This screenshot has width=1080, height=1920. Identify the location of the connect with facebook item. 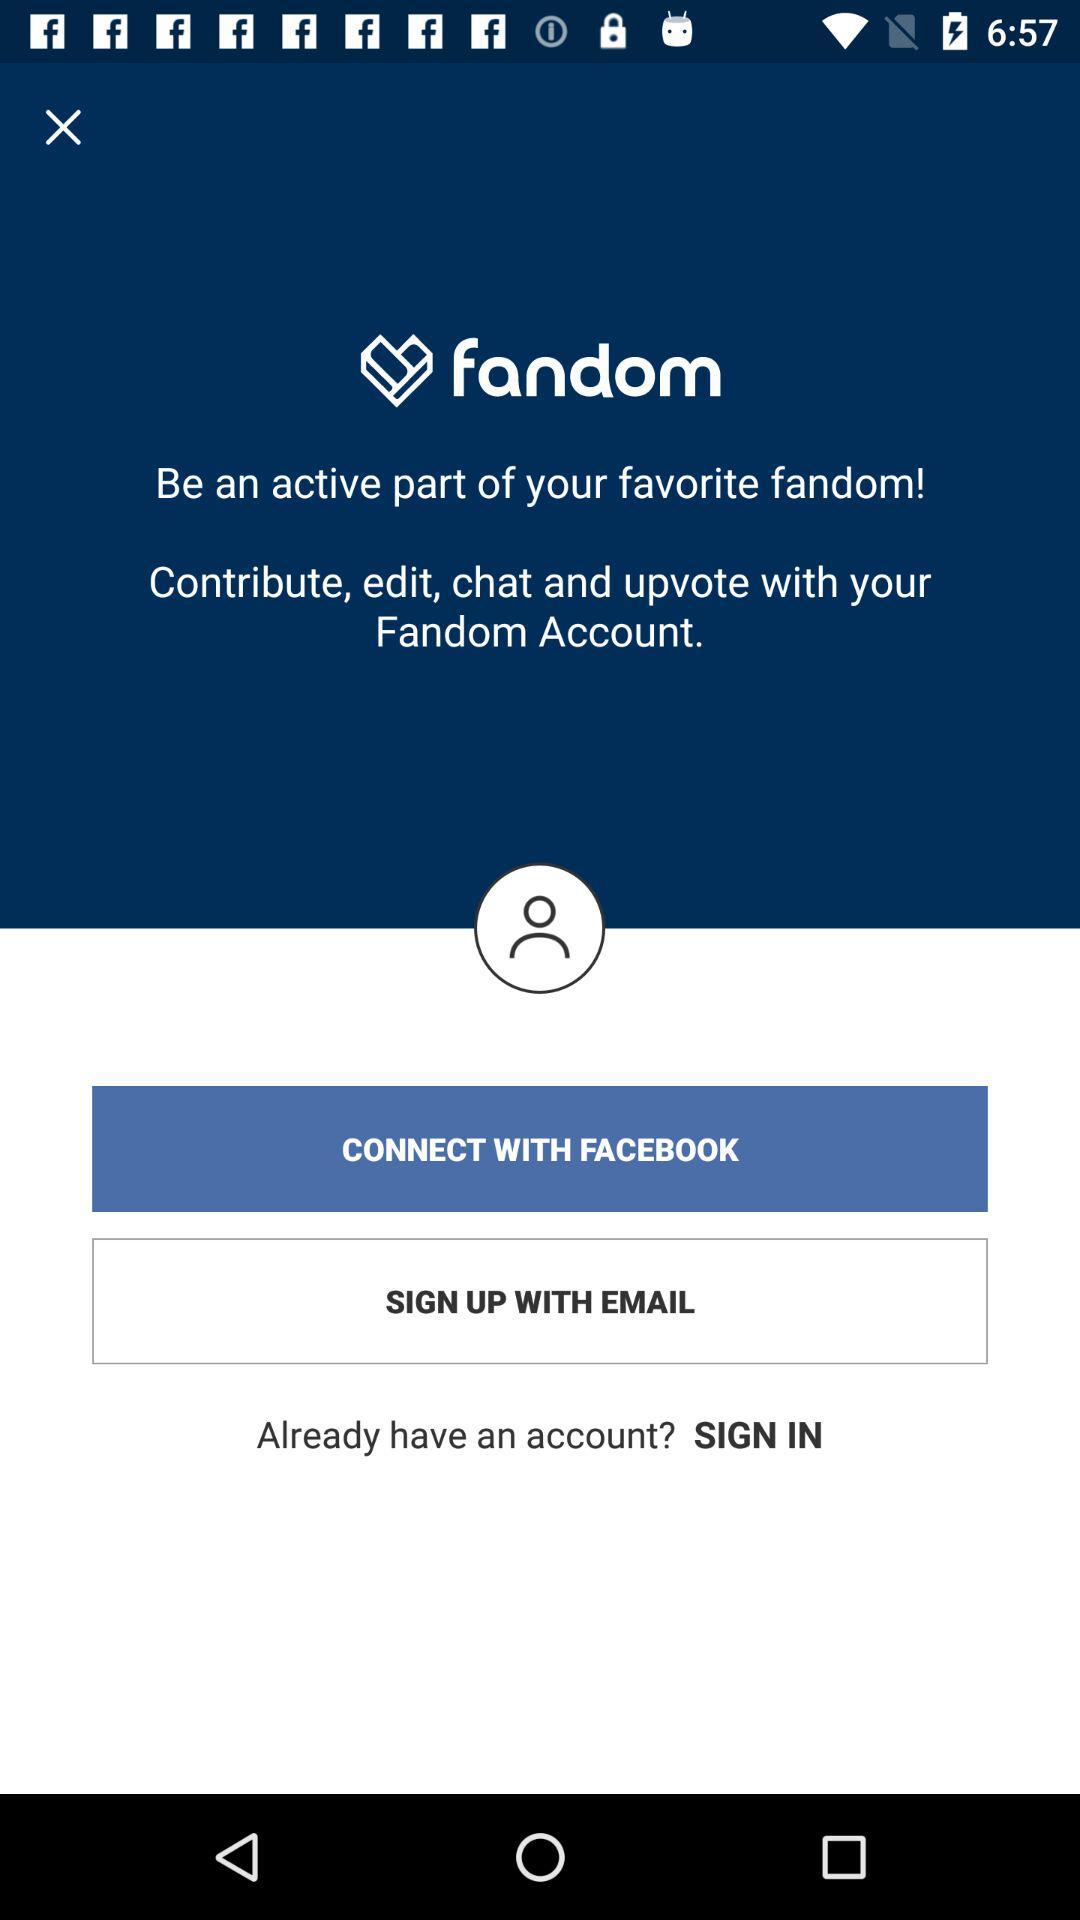
(540, 1148).